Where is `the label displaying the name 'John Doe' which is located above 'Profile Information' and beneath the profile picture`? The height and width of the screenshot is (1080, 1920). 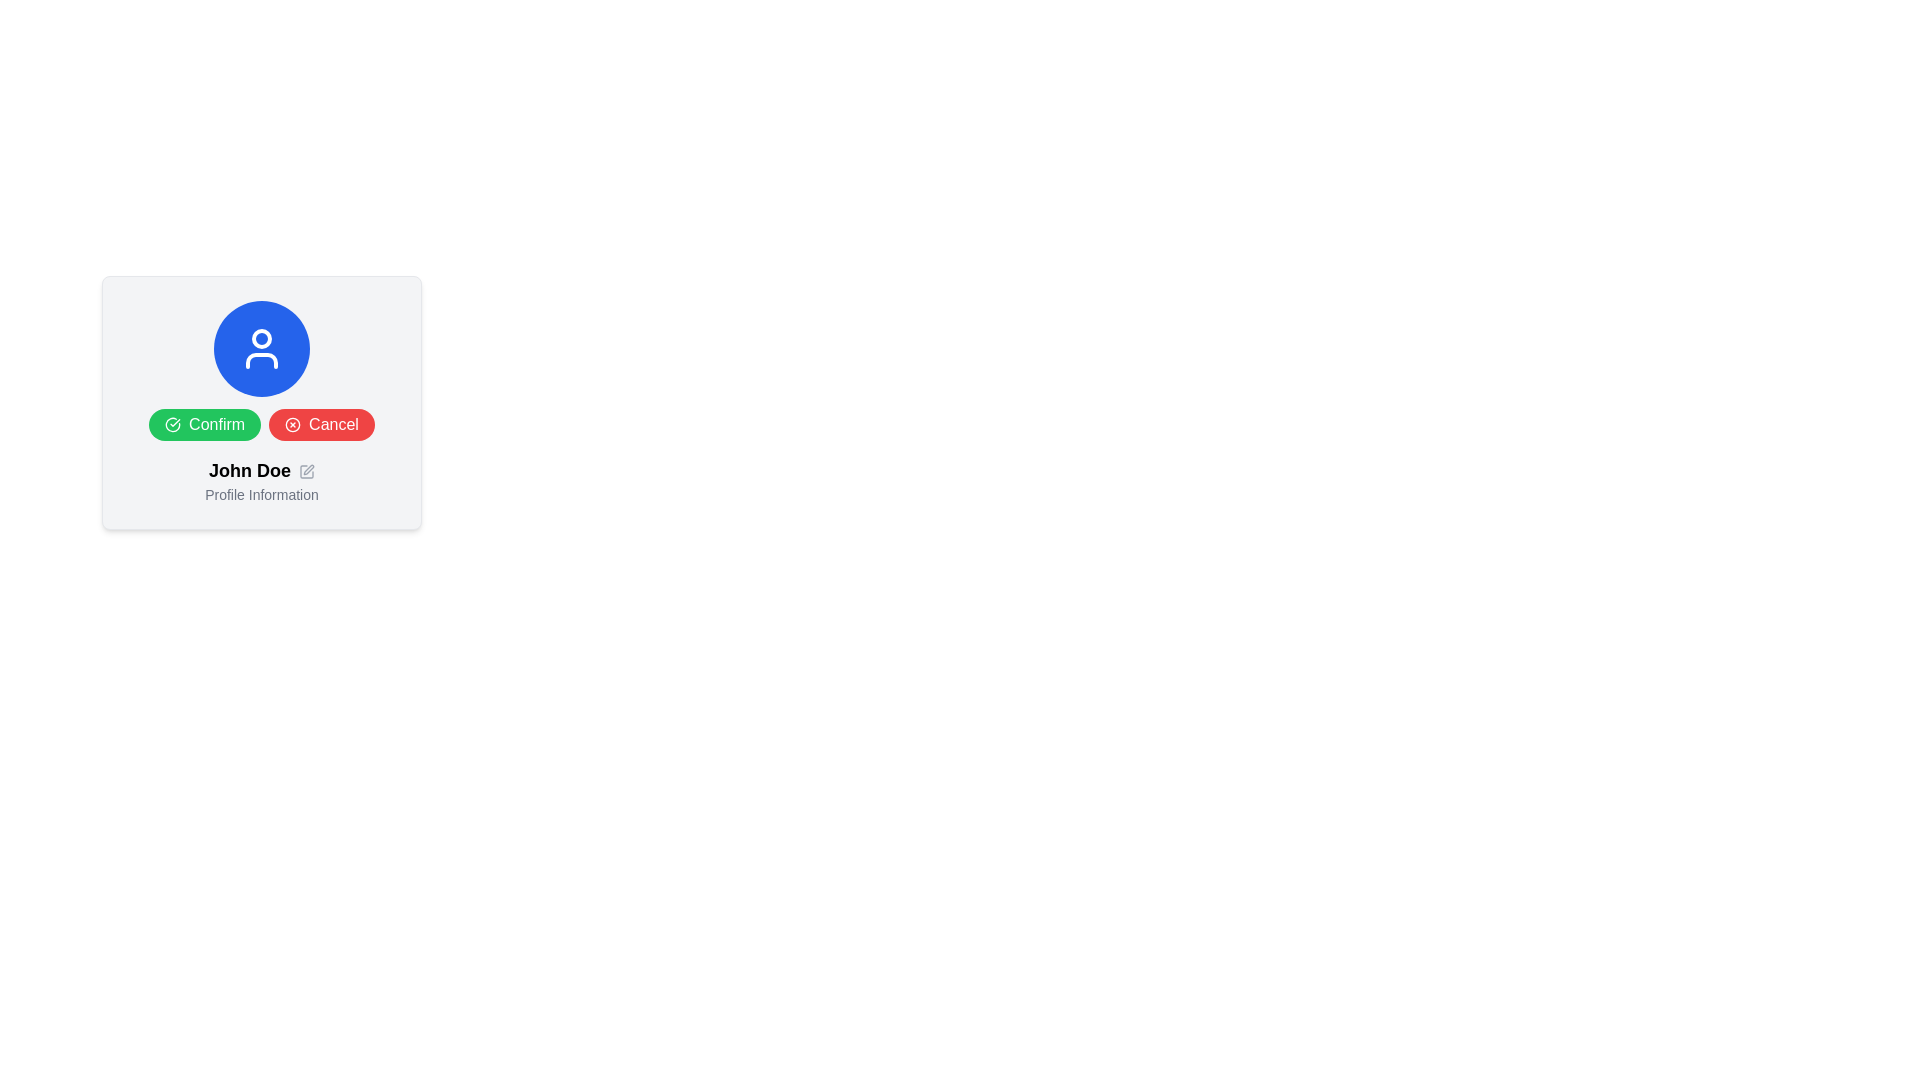
the label displaying the name 'John Doe' which is located above 'Profile Information' and beneath the profile picture is located at coordinates (261, 470).